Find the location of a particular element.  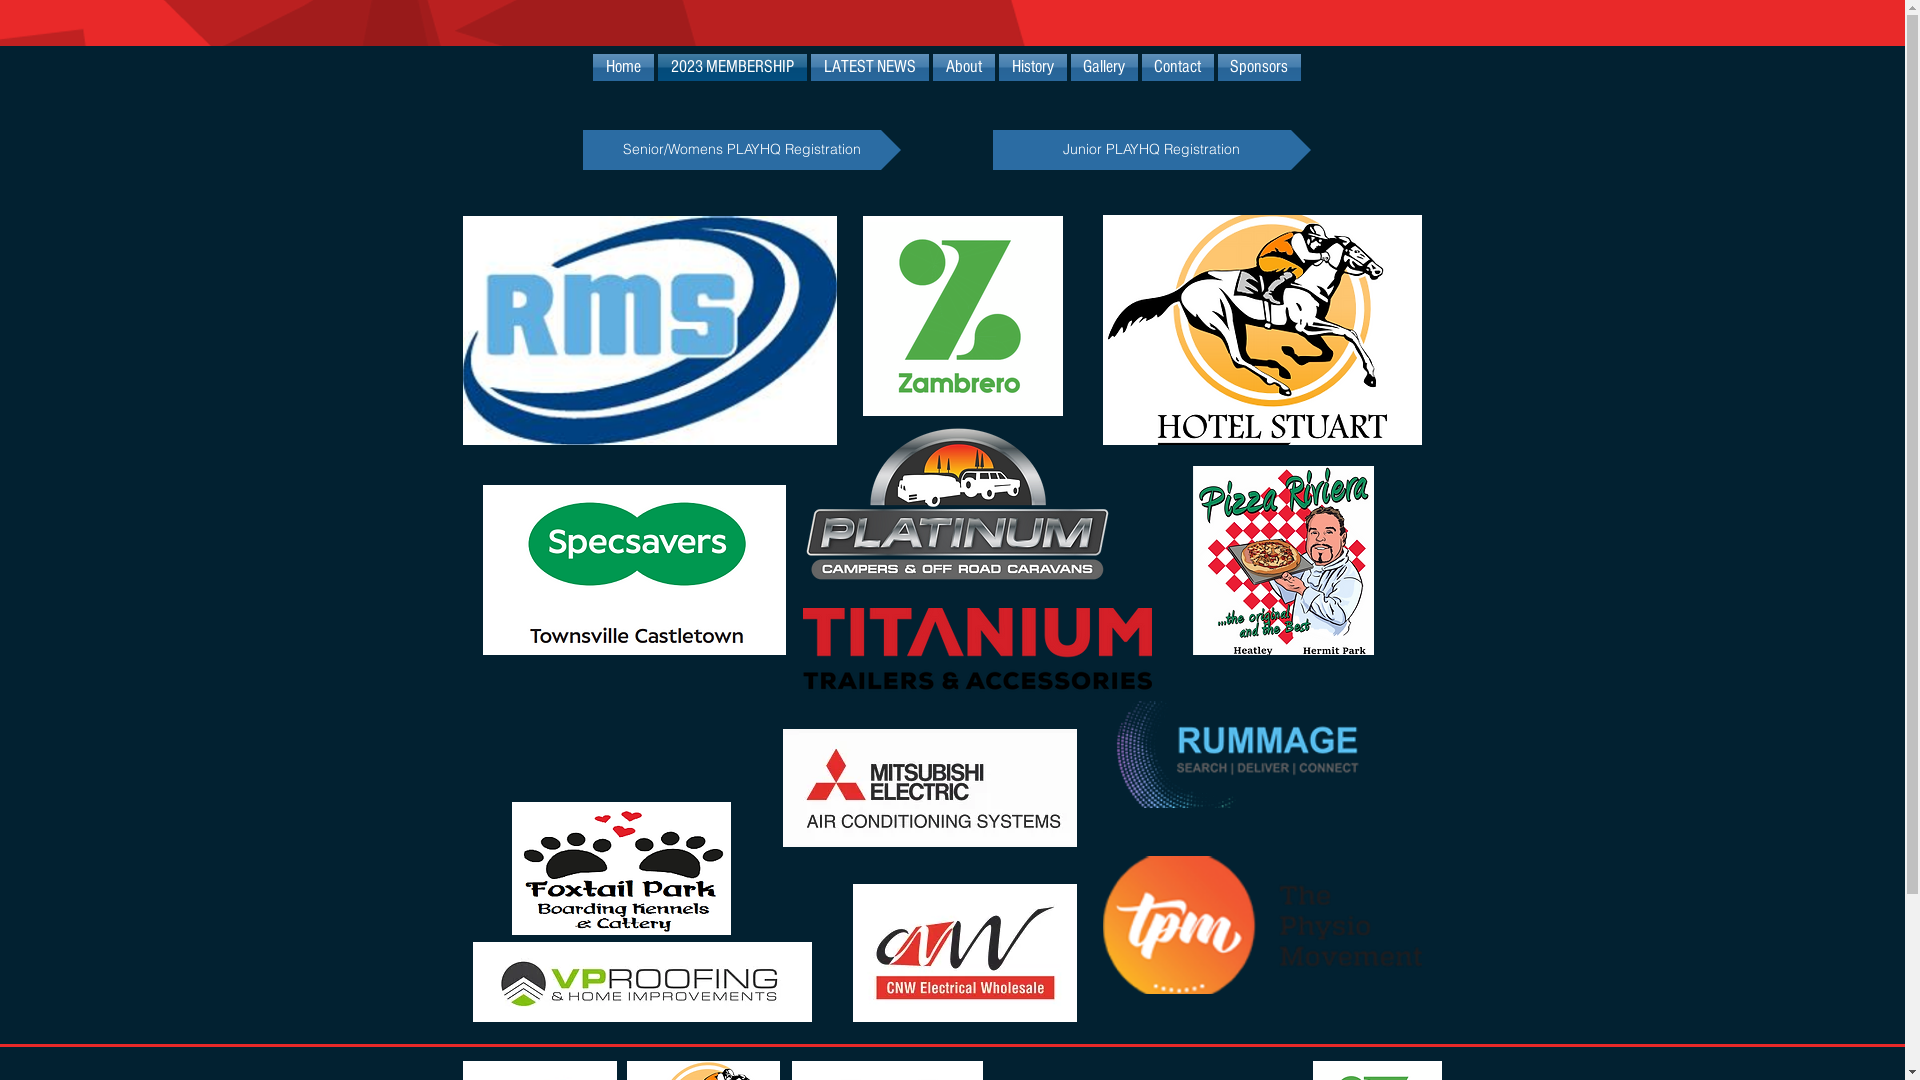

'Sponsors' is located at coordinates (1257, 66).